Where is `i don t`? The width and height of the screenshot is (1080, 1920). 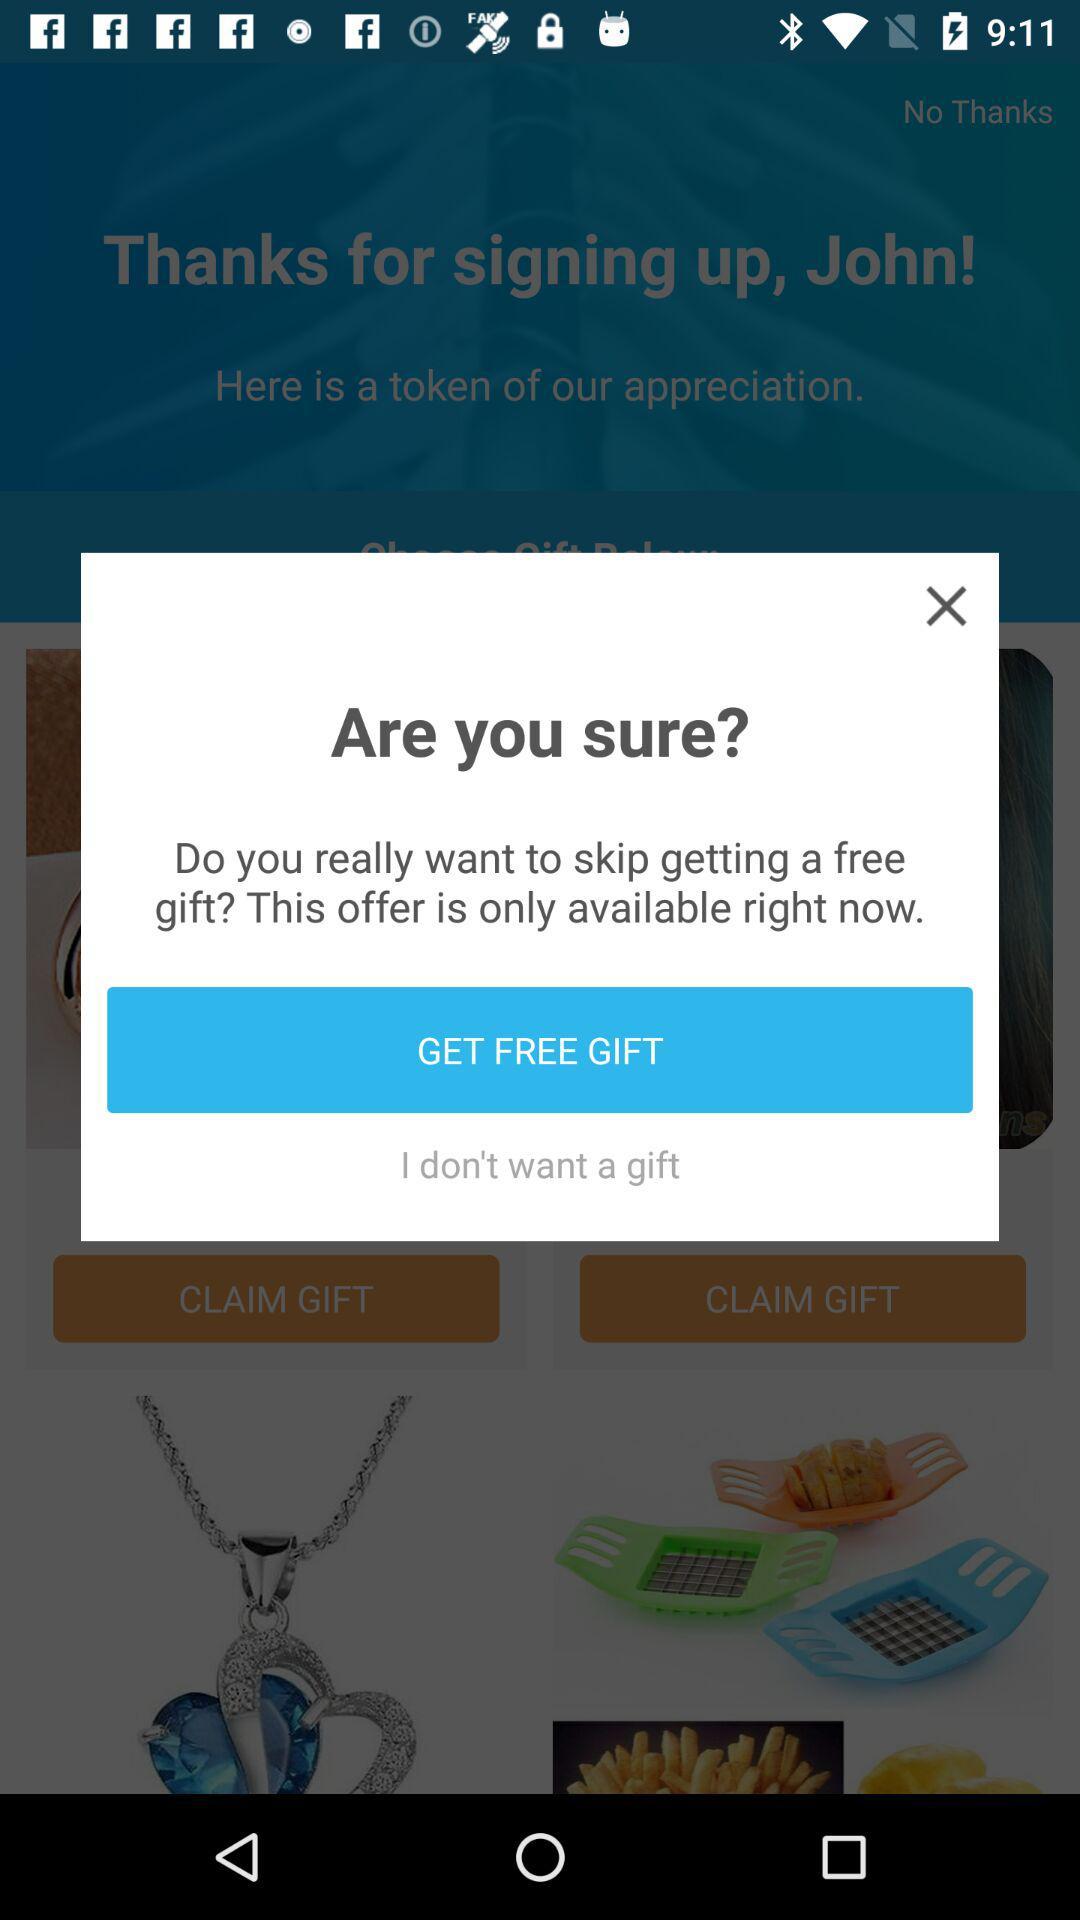
i don t is located at coordinates (540, 1163).